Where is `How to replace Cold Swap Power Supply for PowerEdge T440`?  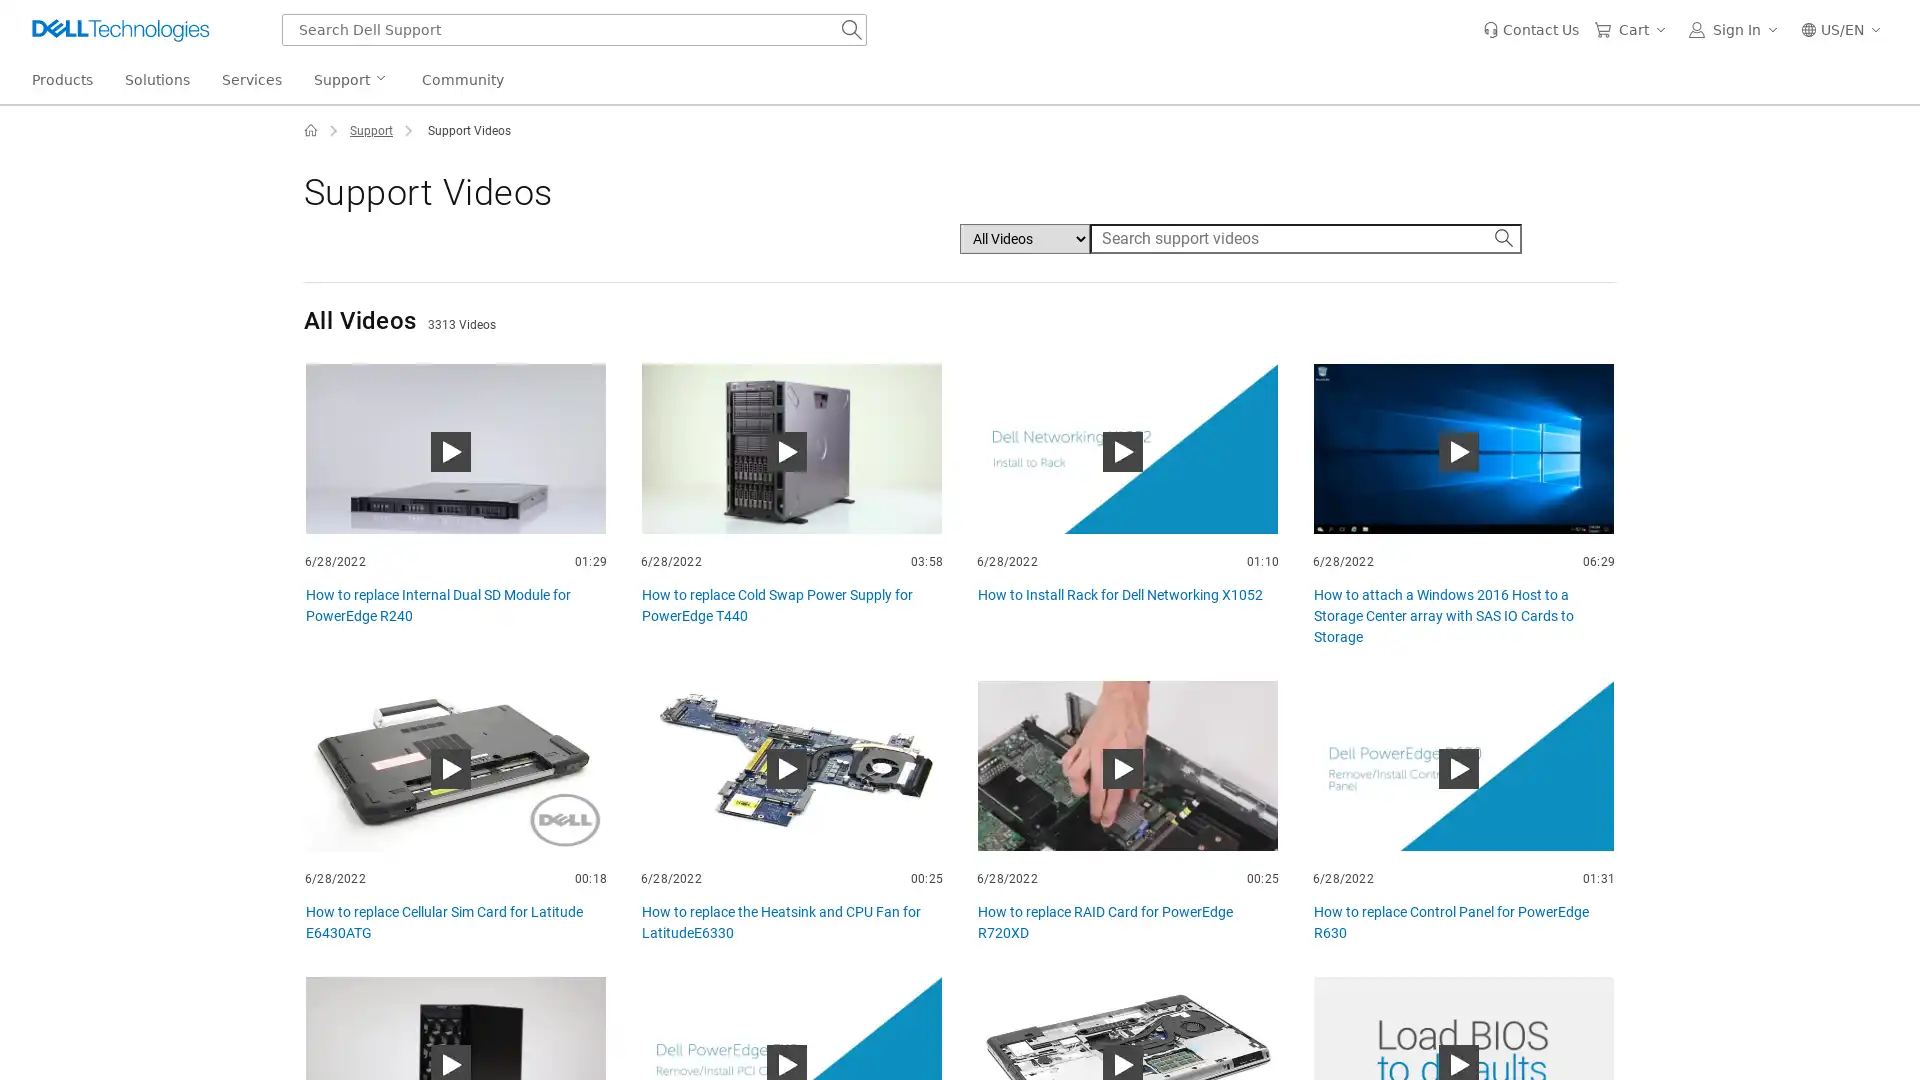 How to replace Cold Swap Power Supply for PowerEdge T440 is located at coordinates (791, 604).